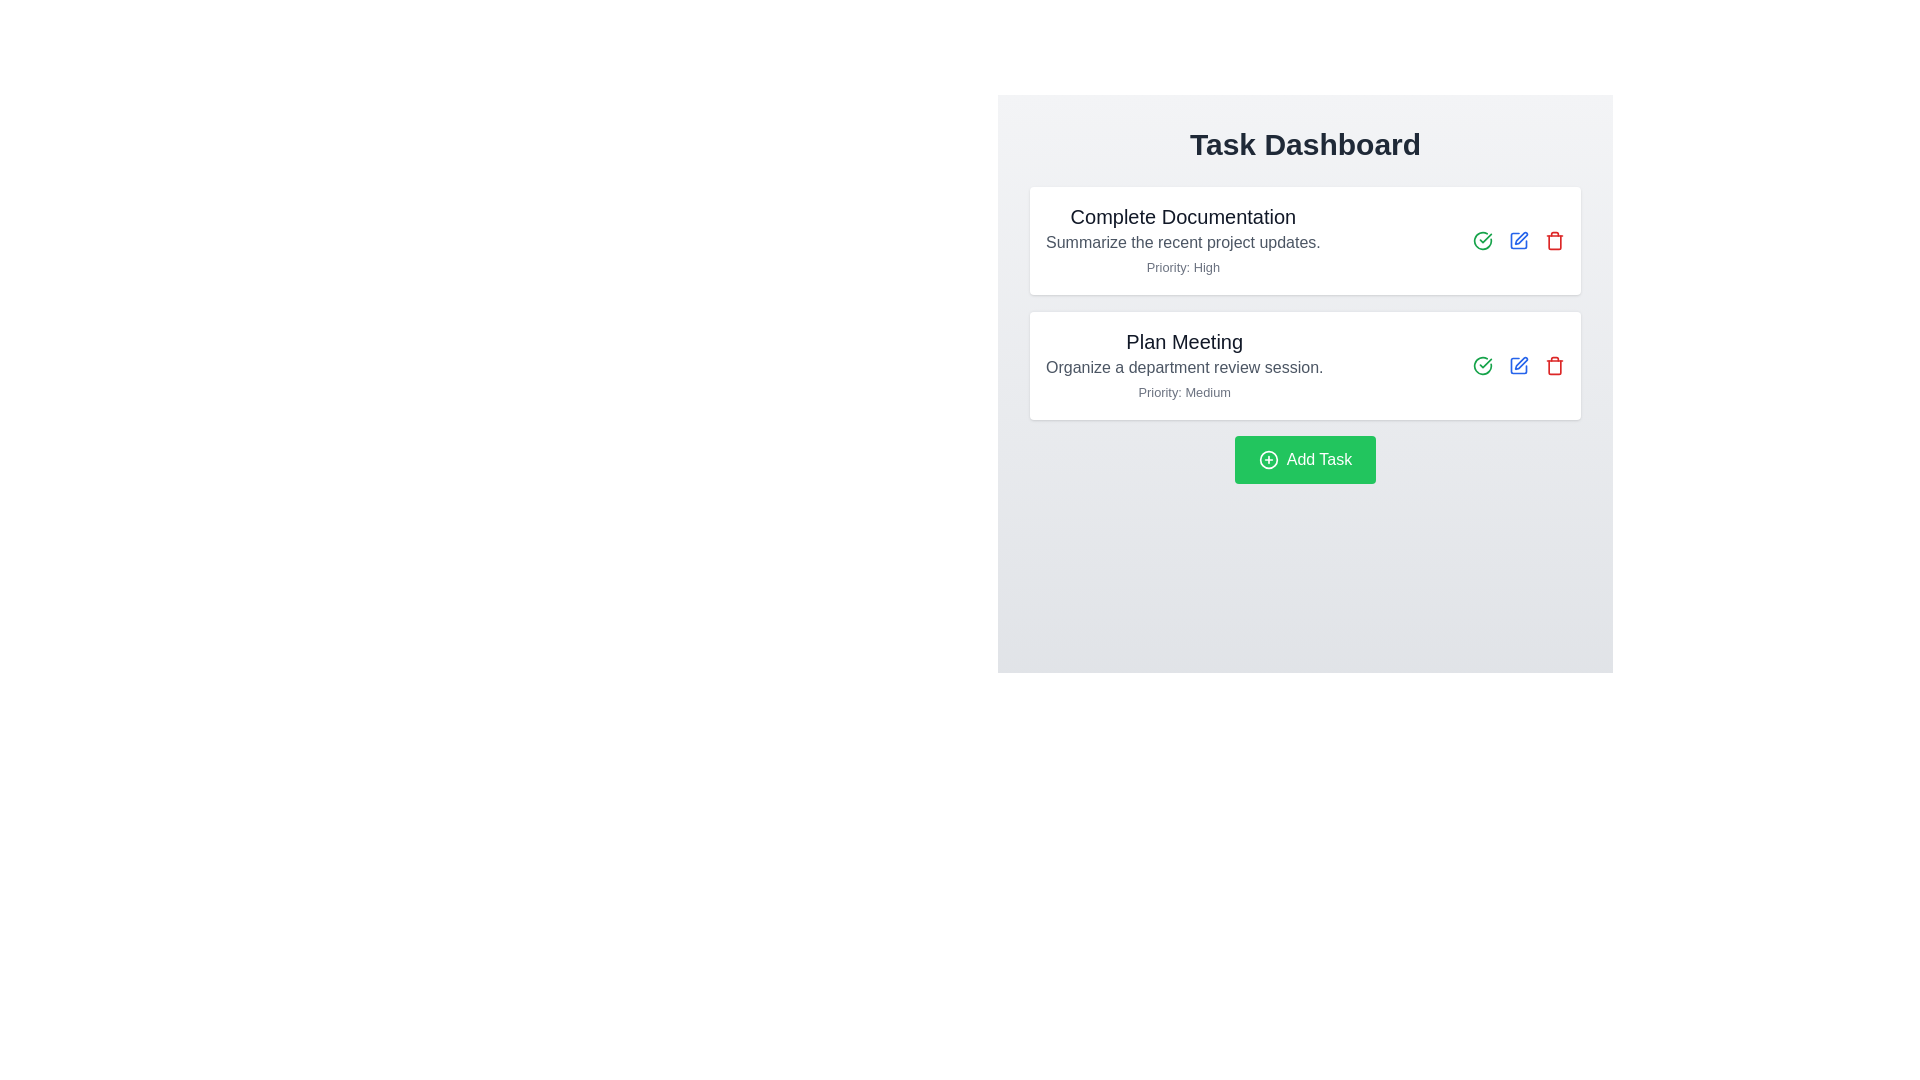  What do you see at coordinates (1518, 239) in the screenshot?
I see `the blue square-shaped pen icon button used for editing, located to the right of the 'Complete Documentation' task description in the task list` at bounding box center [1518, 239].